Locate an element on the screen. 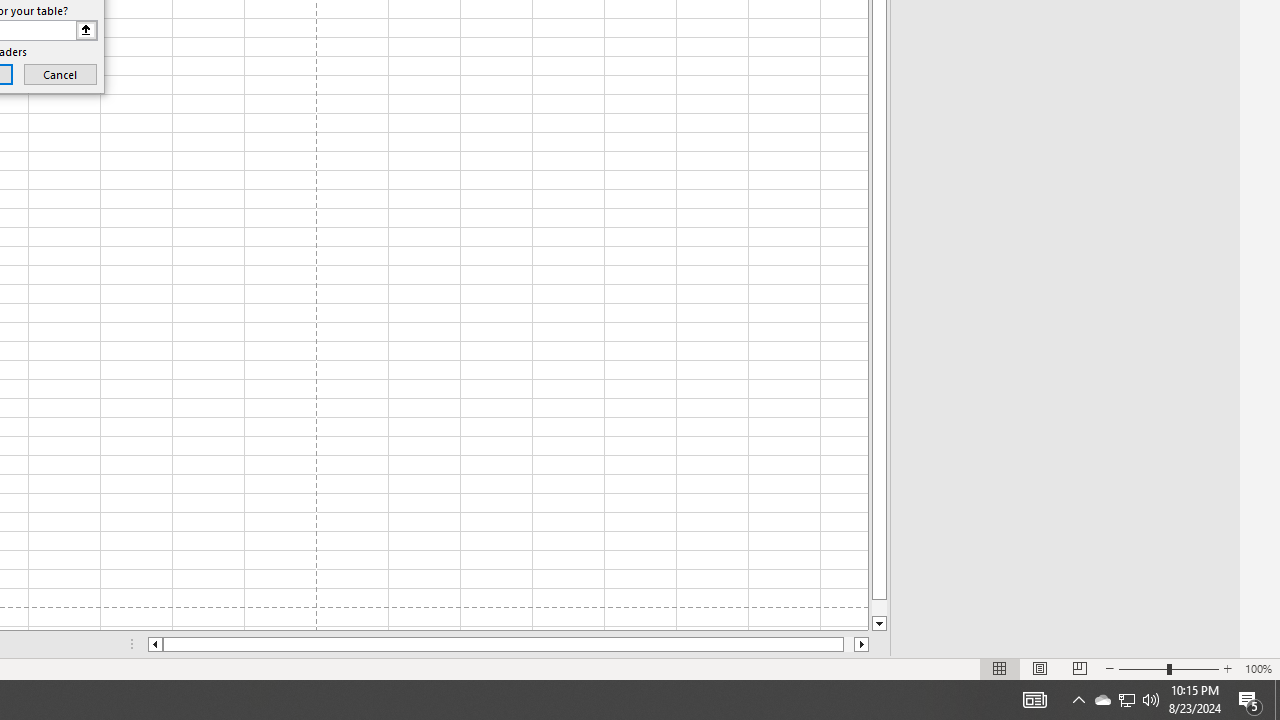 The image size is (1280, 720). 'Zoom' is located at coordinates (1168, 669).